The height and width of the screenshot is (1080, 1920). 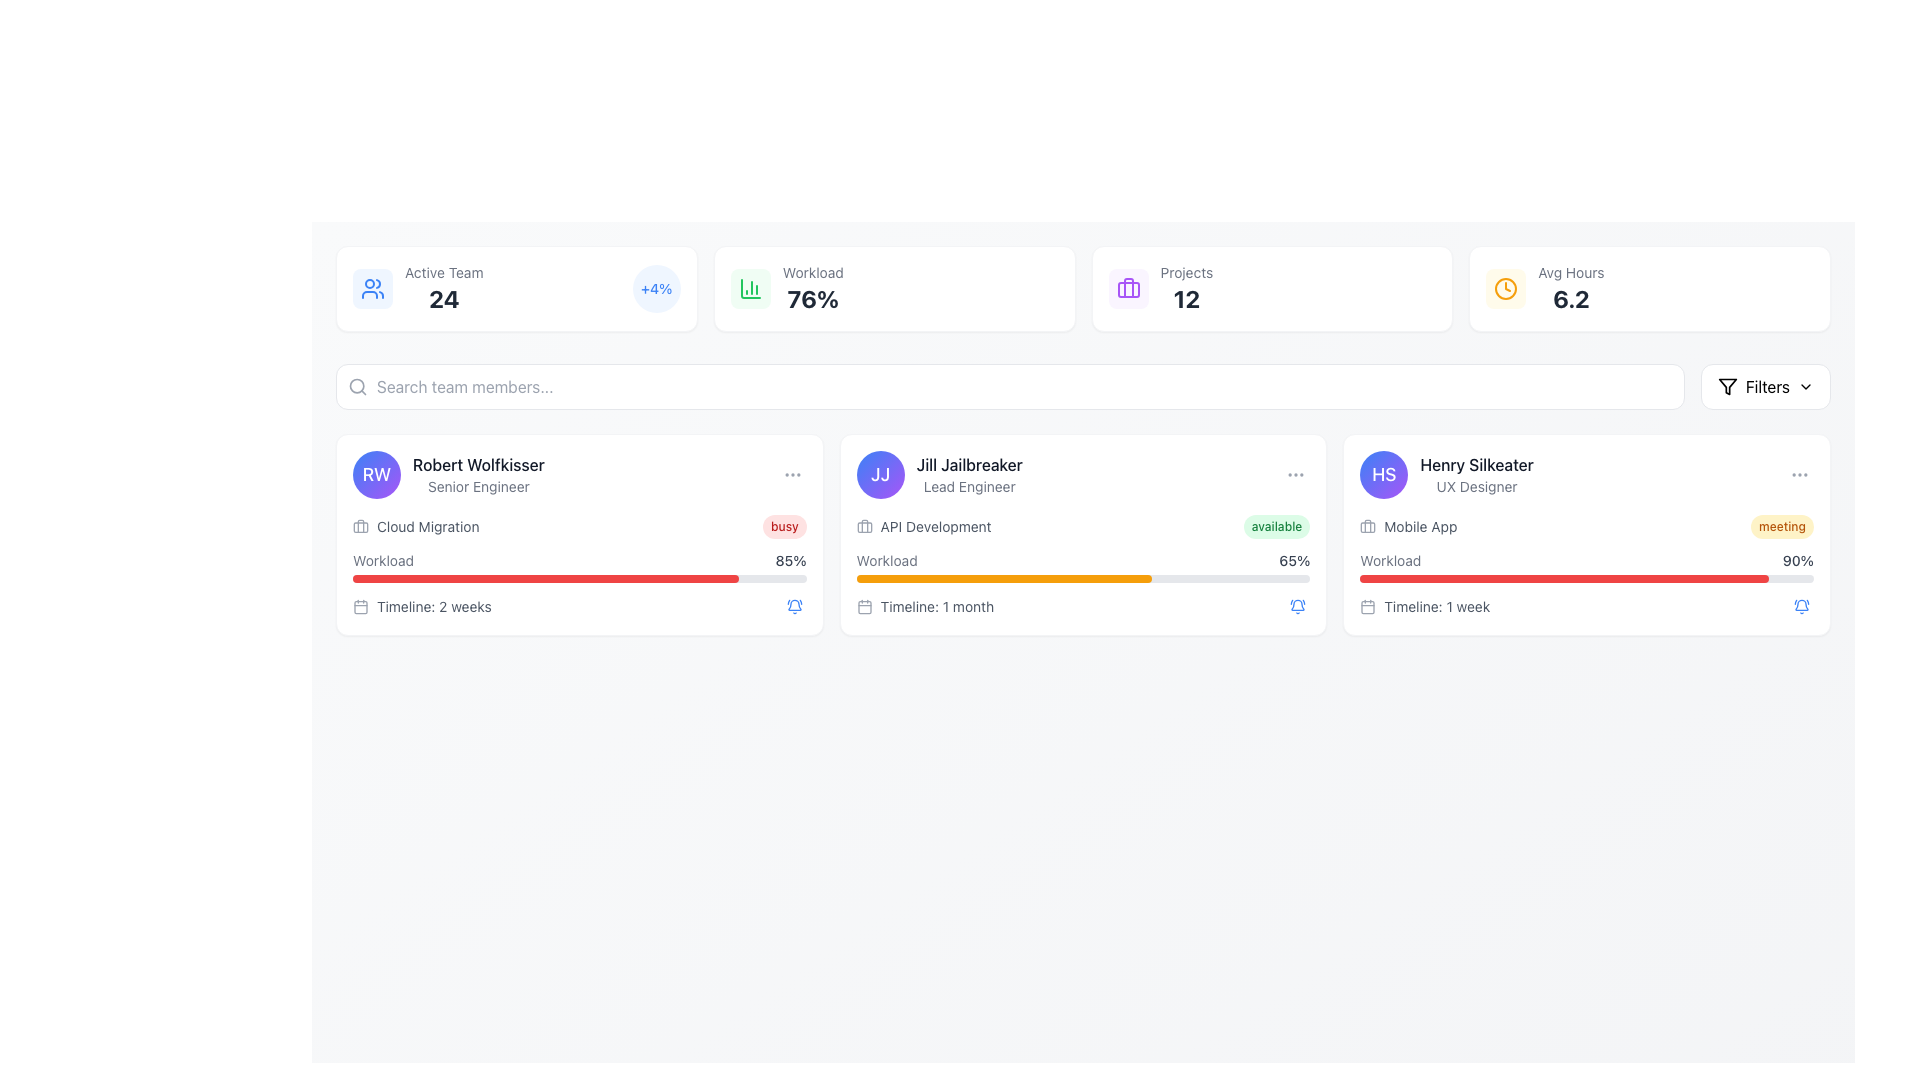 What do you see at coordinates (1186, 299) in the screenshot?
I see `the text displaying the number of ongoing projects, which is located below the 'Projects' label in the upper-central area of the dashboard` at bounding box center [1186, 299].